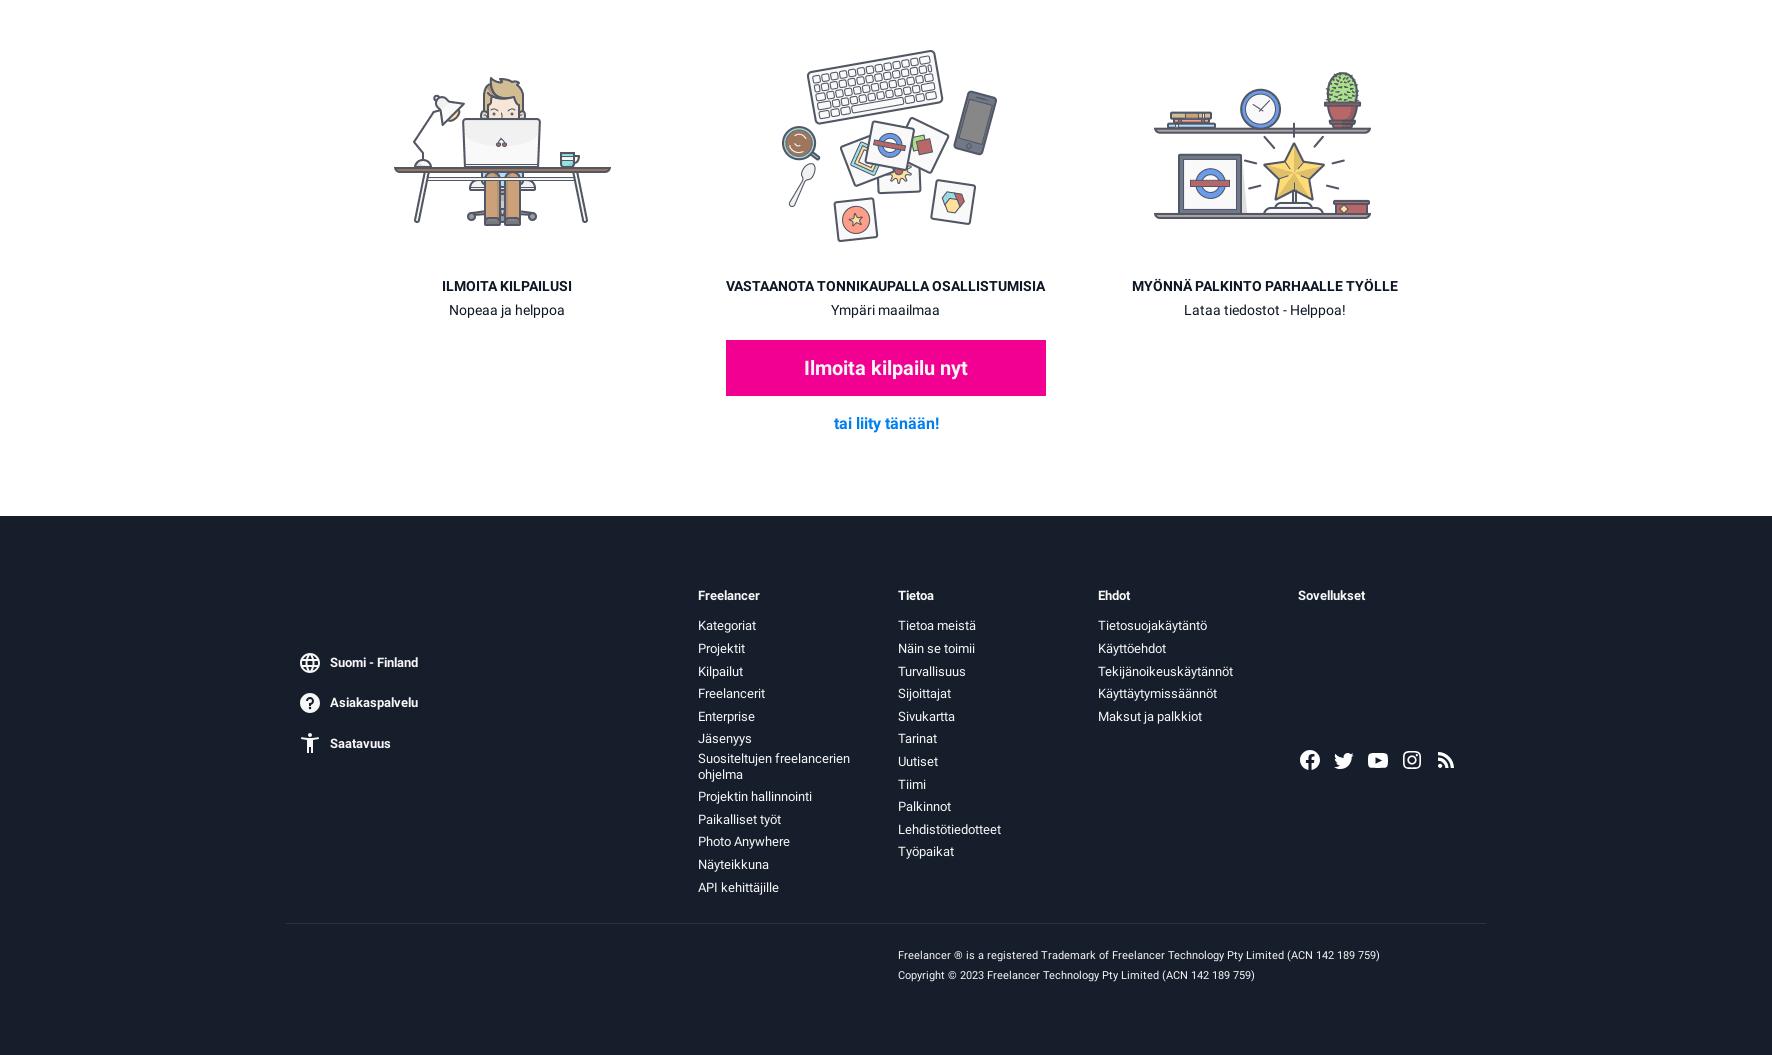  I want to click on 'Näin se toimii', so click(897, 647).